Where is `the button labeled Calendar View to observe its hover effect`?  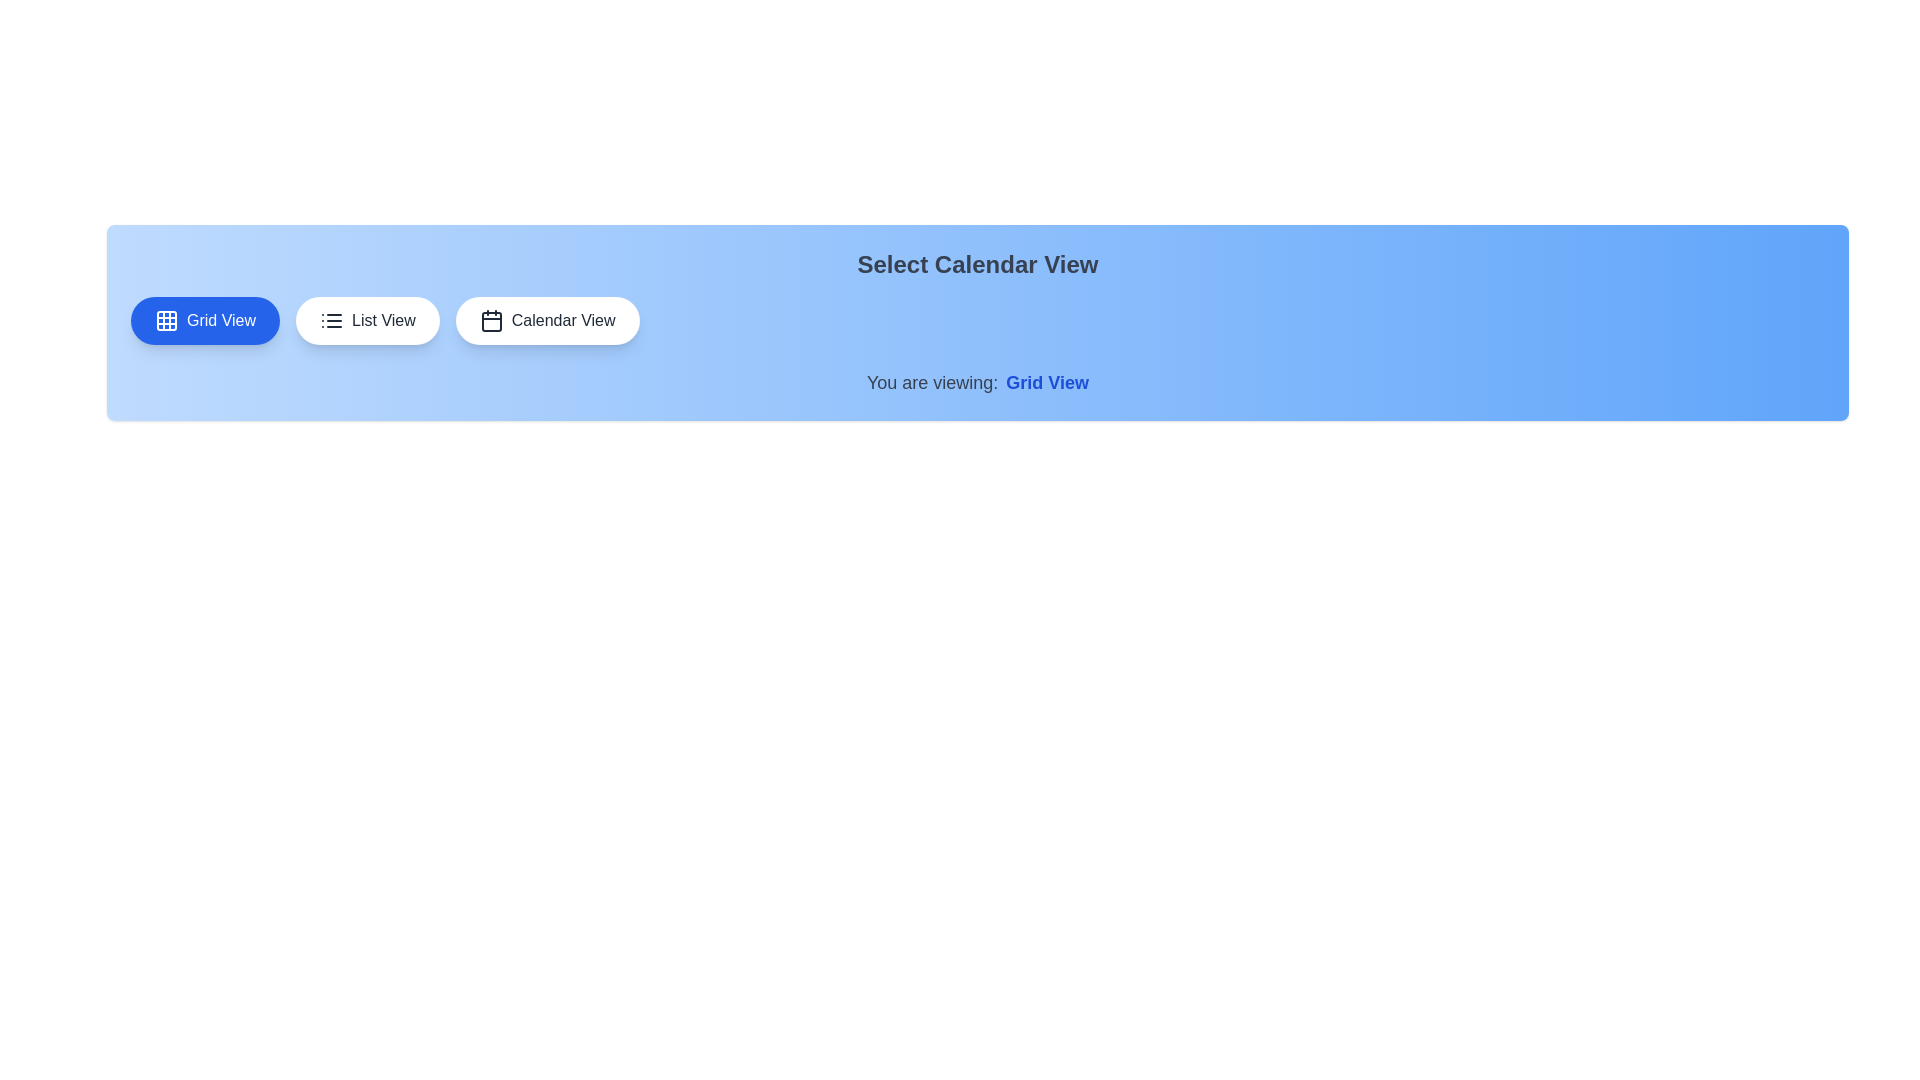 the button labeled Calendar View to observe its hover effect is located at coordinates (547, 319).